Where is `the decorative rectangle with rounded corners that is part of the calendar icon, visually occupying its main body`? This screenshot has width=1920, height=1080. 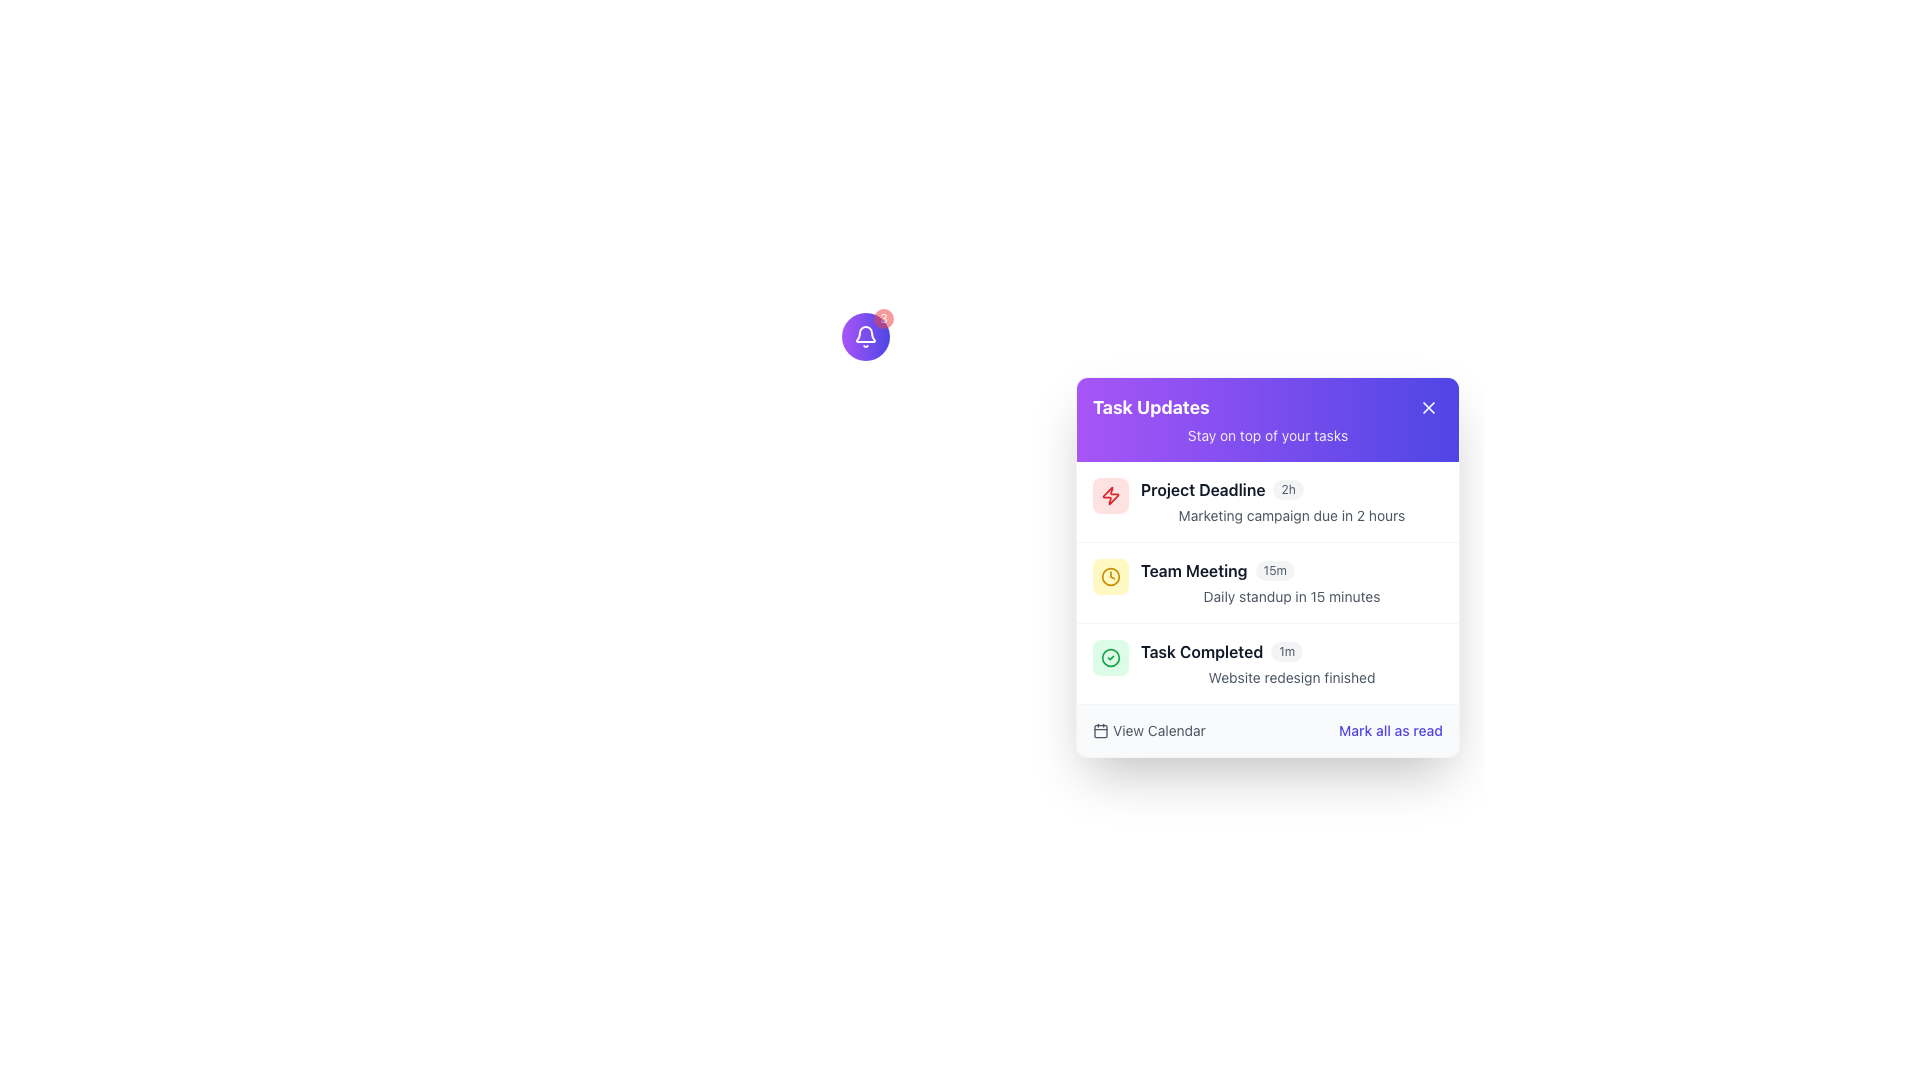 the decorative rectangle with rounded corners that is part of the calendar icon, visually occupying its main body is located at coordinates (1099, 731).